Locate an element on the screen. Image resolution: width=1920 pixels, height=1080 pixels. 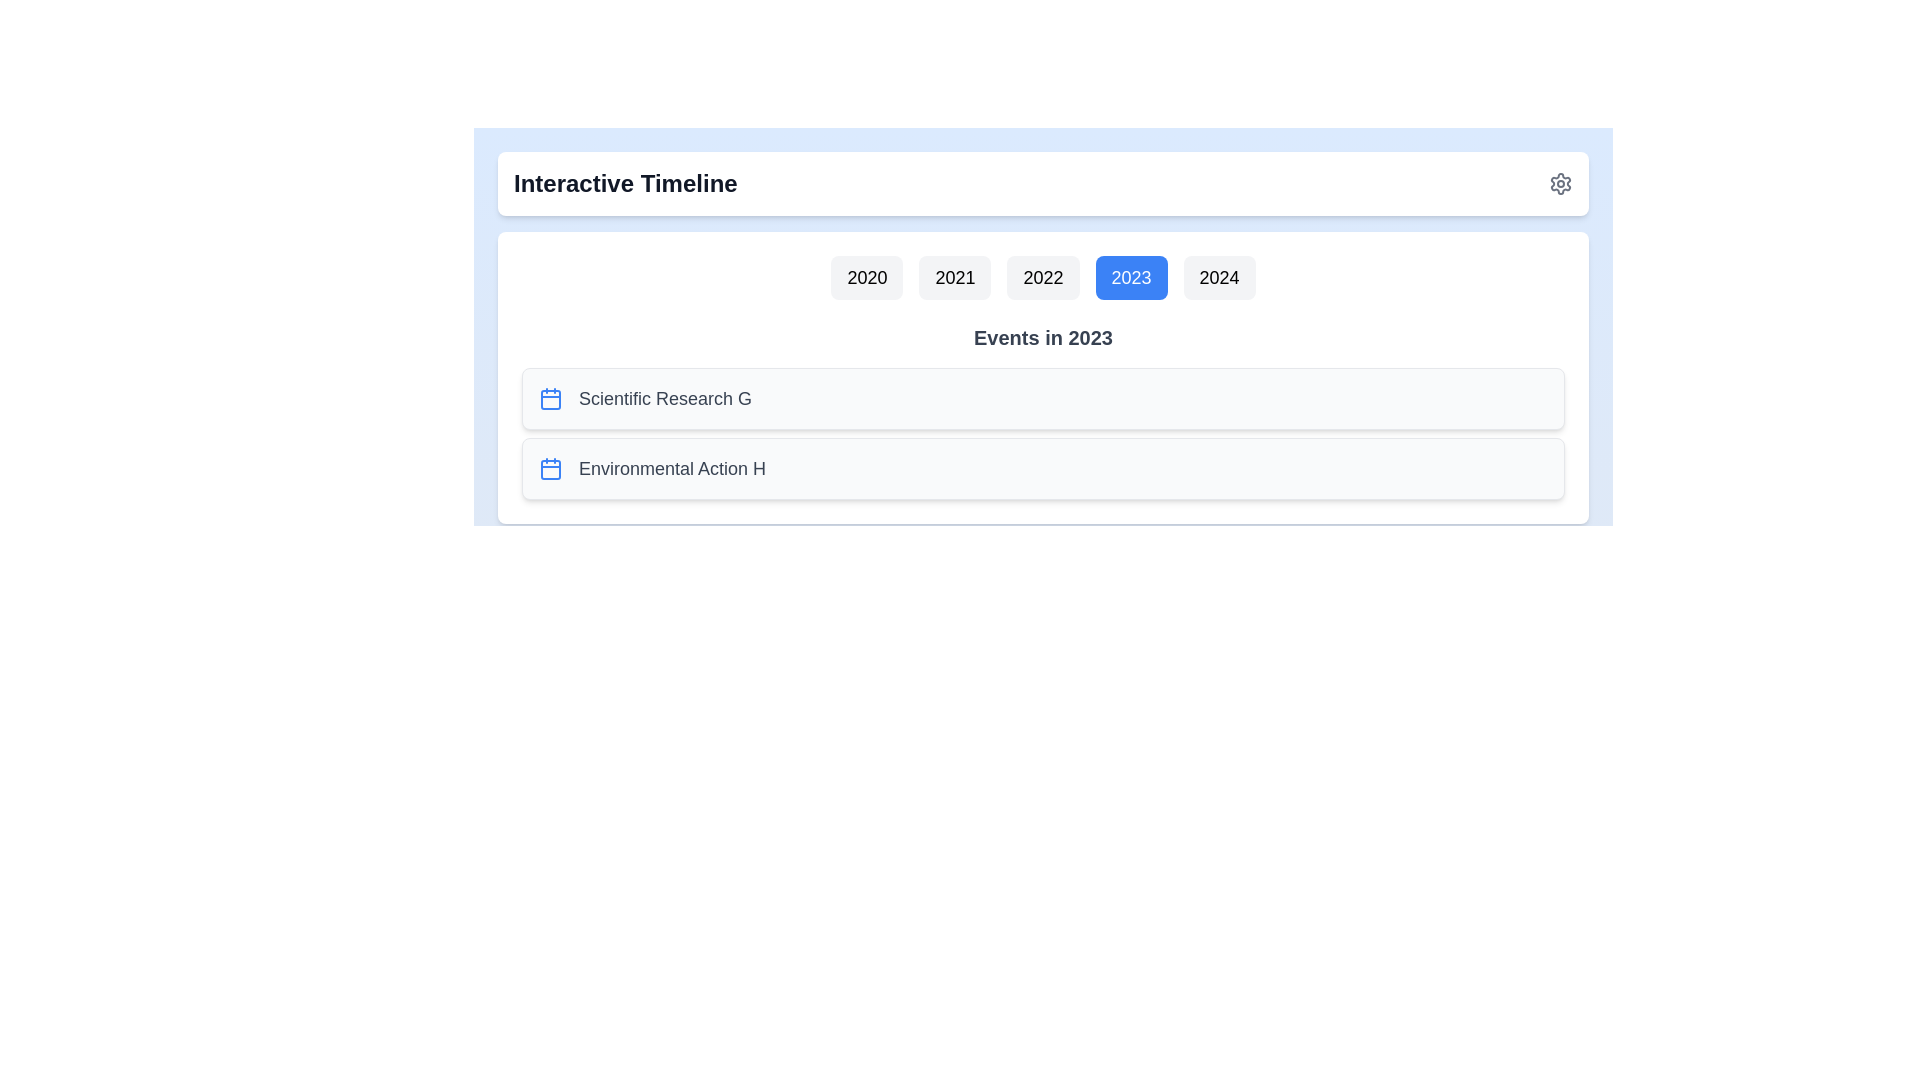
the event Scientific Research G listed for the year 2023 is located at coordinates (665, 398).